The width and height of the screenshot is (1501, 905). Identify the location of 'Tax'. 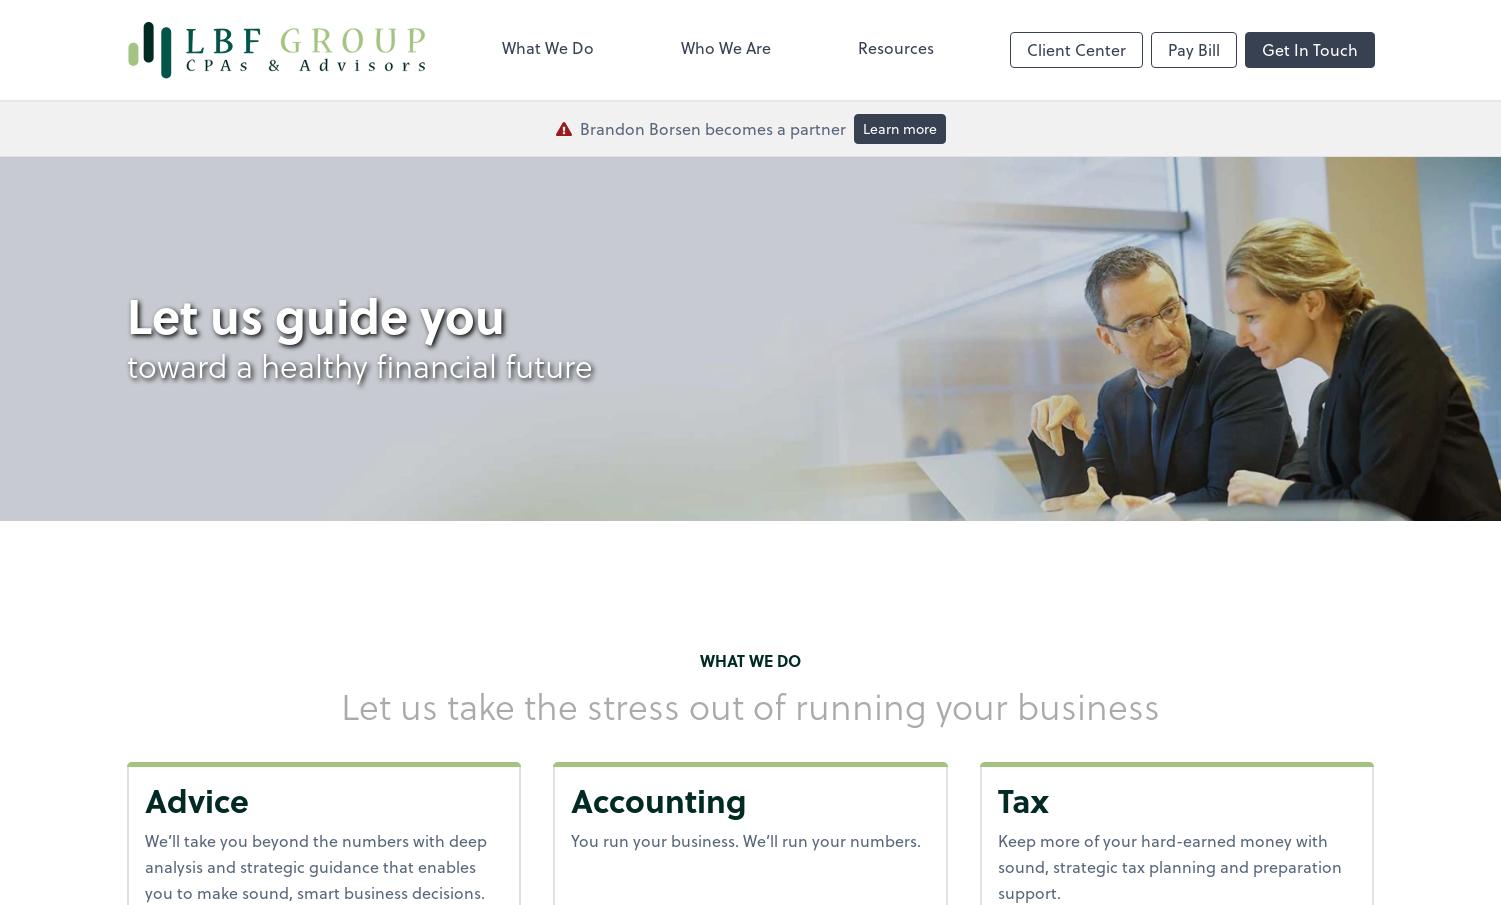
(996, 800).